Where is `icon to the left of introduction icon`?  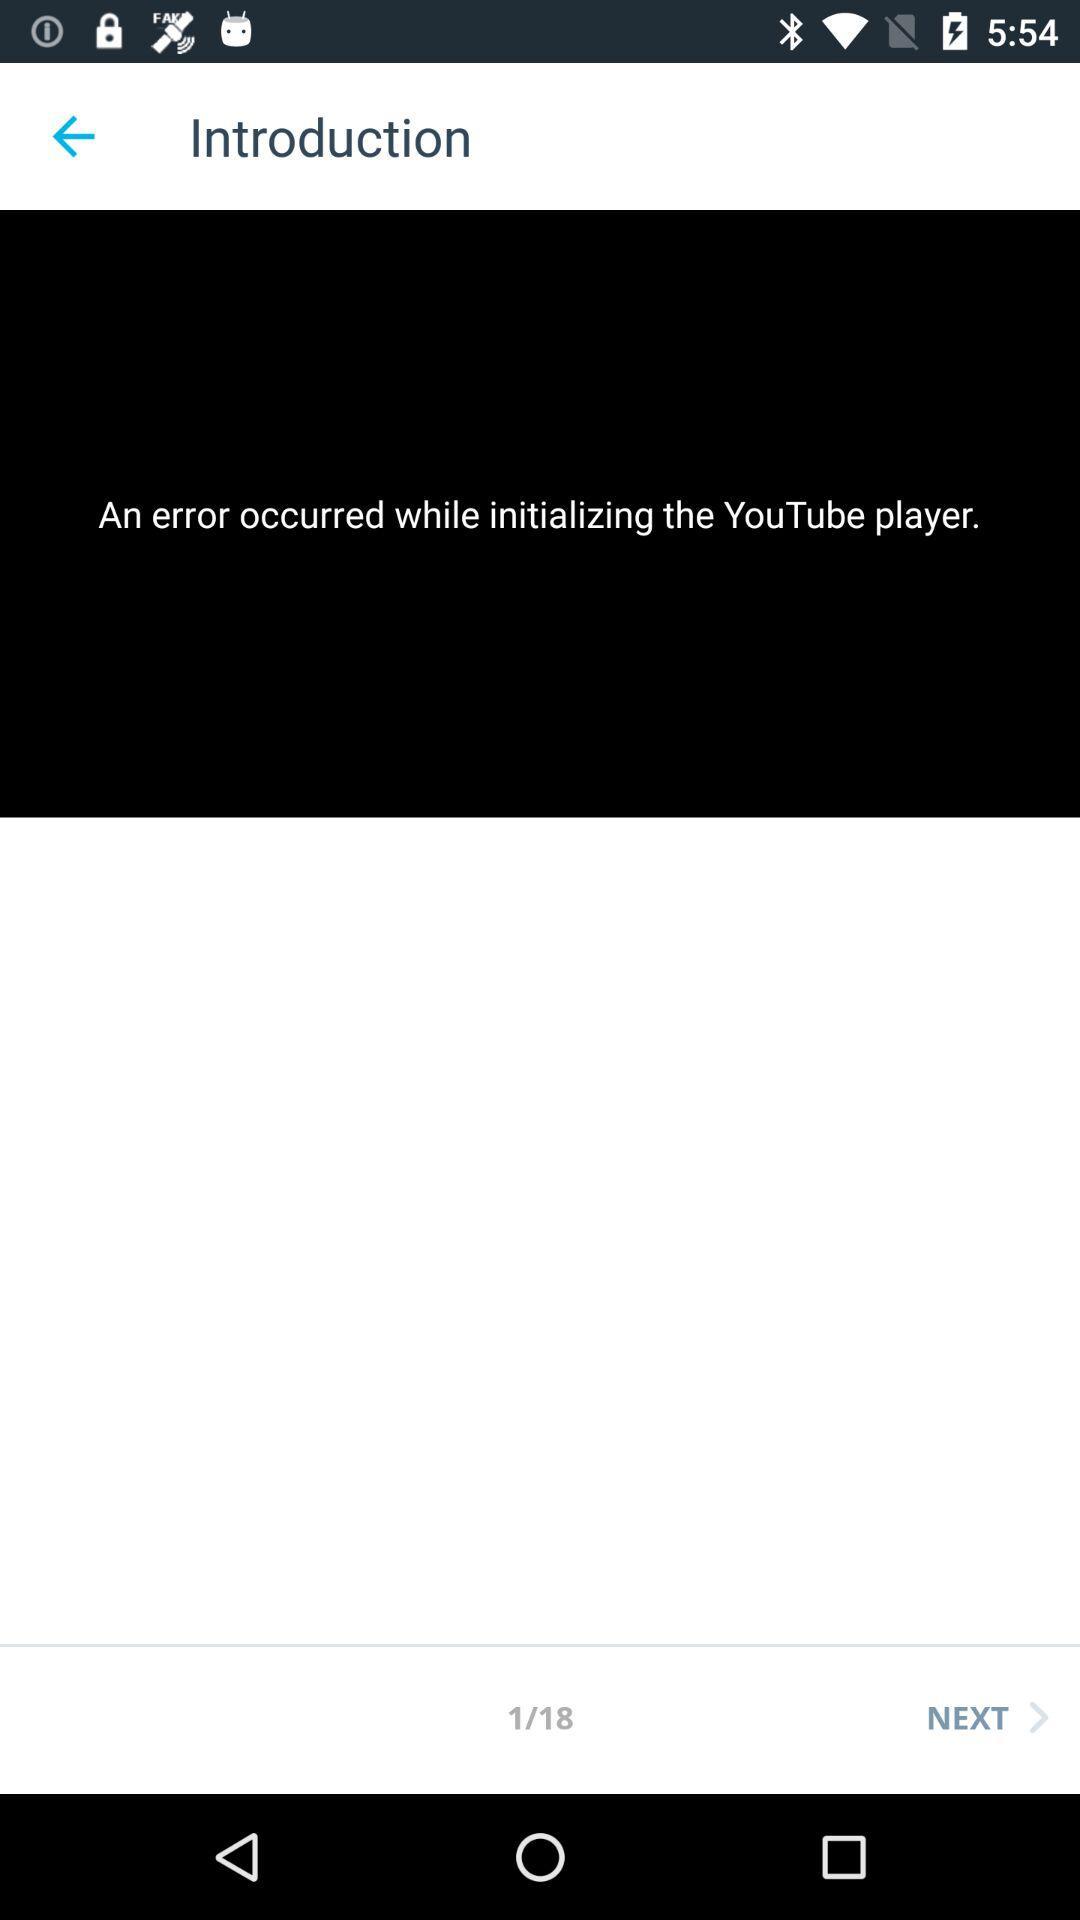 icon to the left of introduction icon is located at coordinates (72, 135).